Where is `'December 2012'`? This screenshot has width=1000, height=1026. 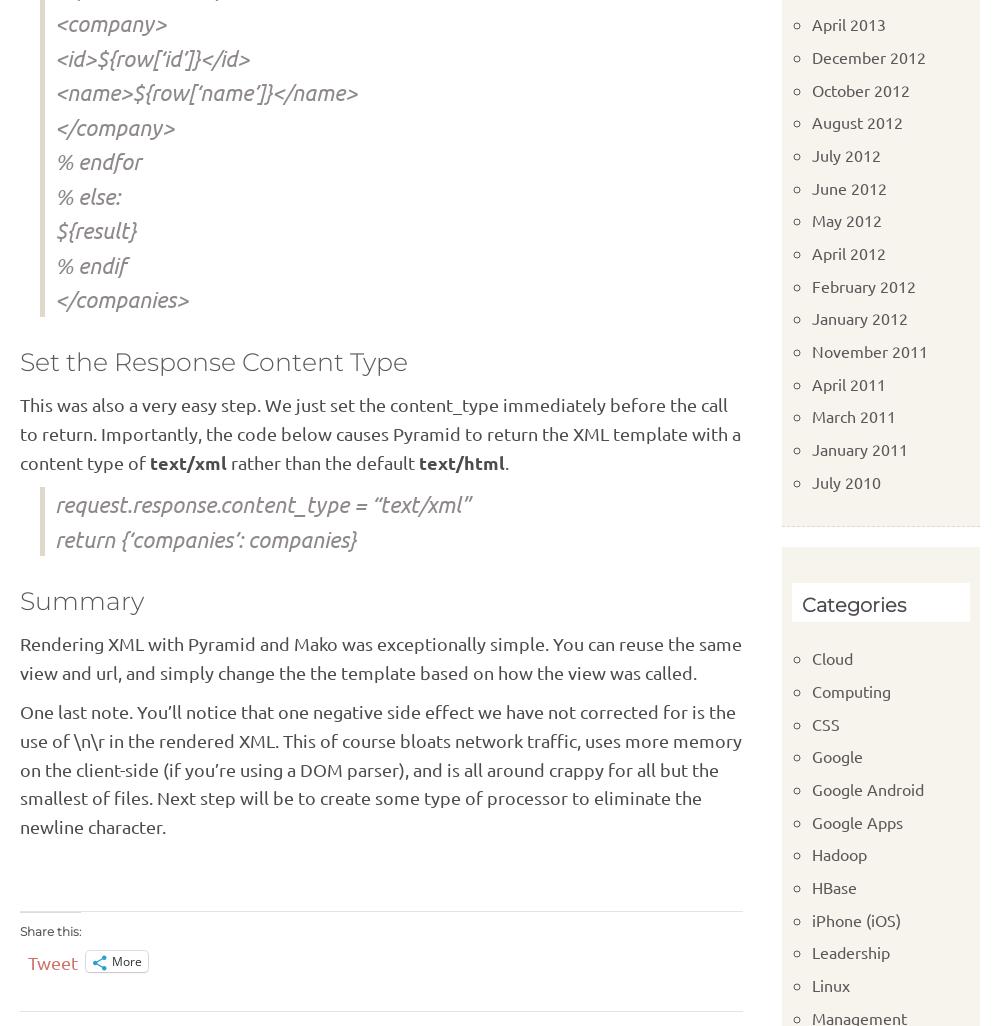 'December 2012' is located at coordinates (867, 56).